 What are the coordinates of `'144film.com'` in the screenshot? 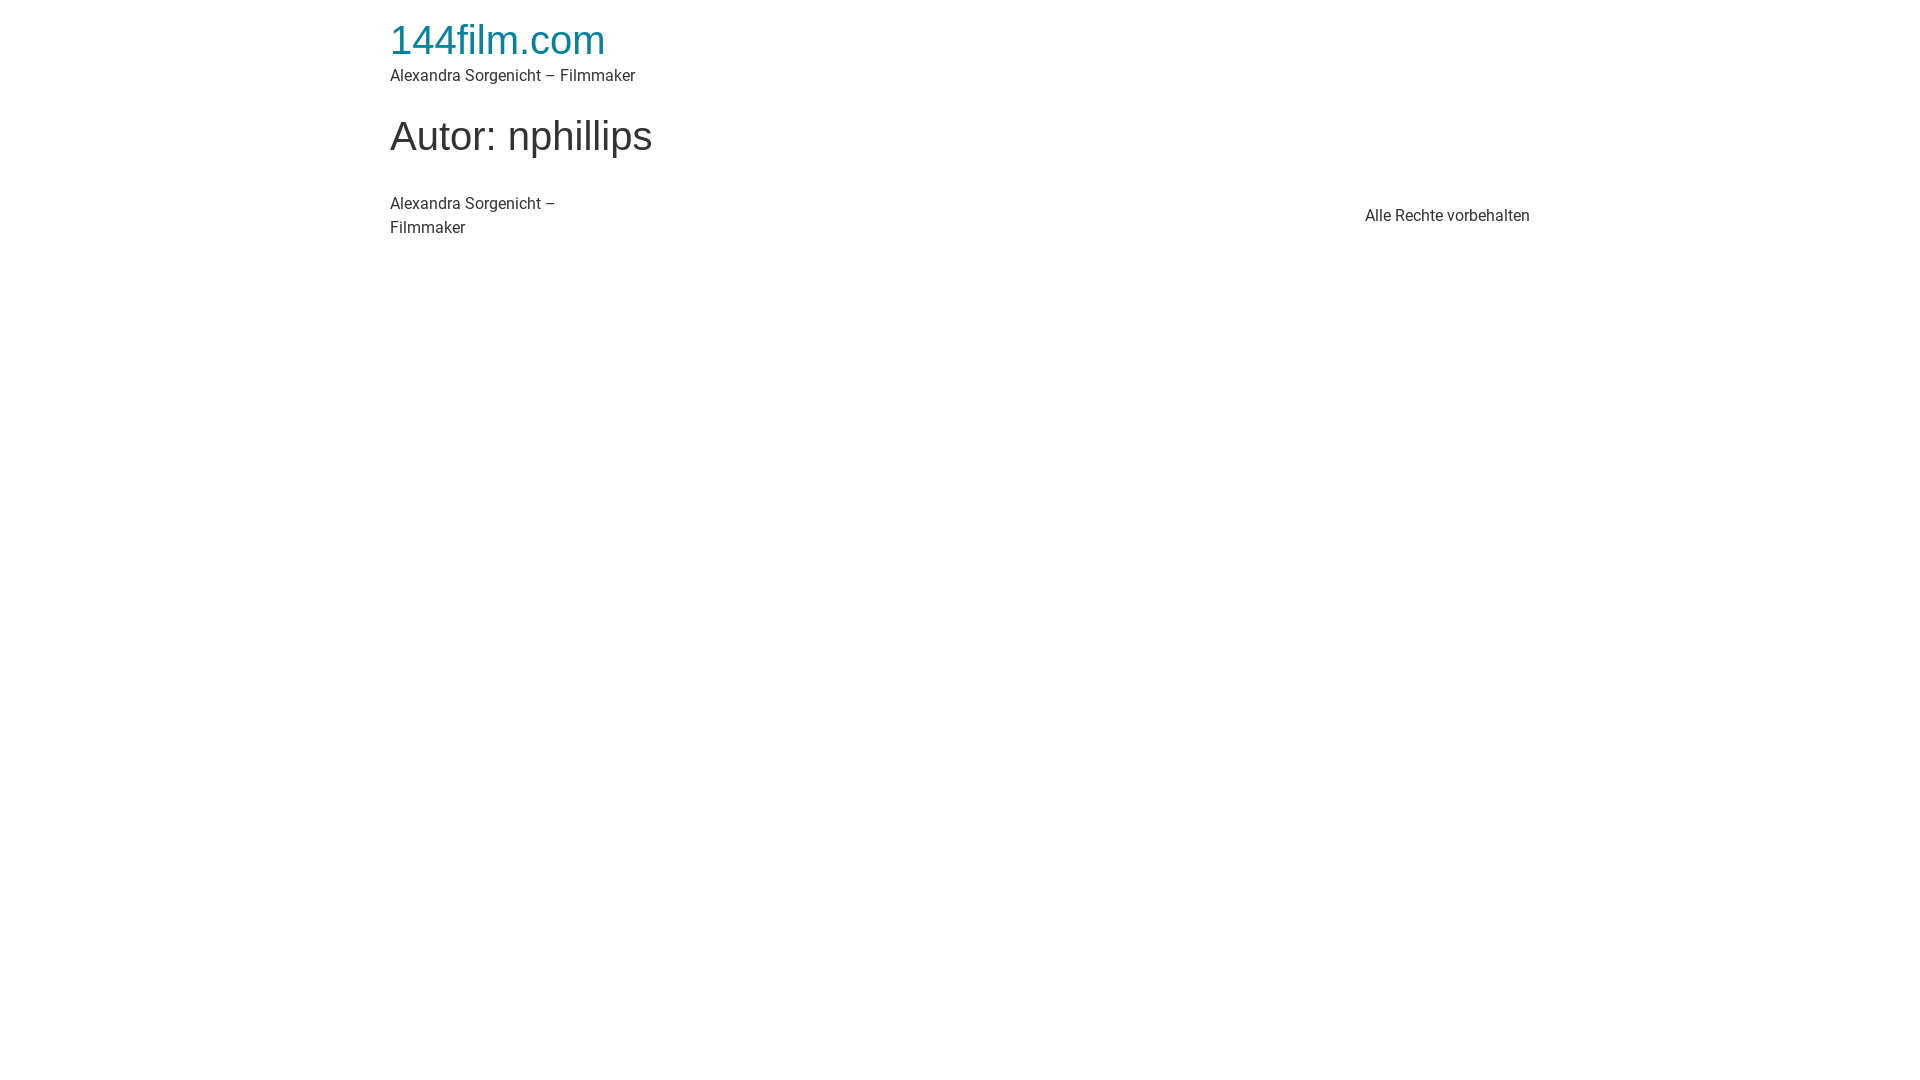 It's located at (498, 39).